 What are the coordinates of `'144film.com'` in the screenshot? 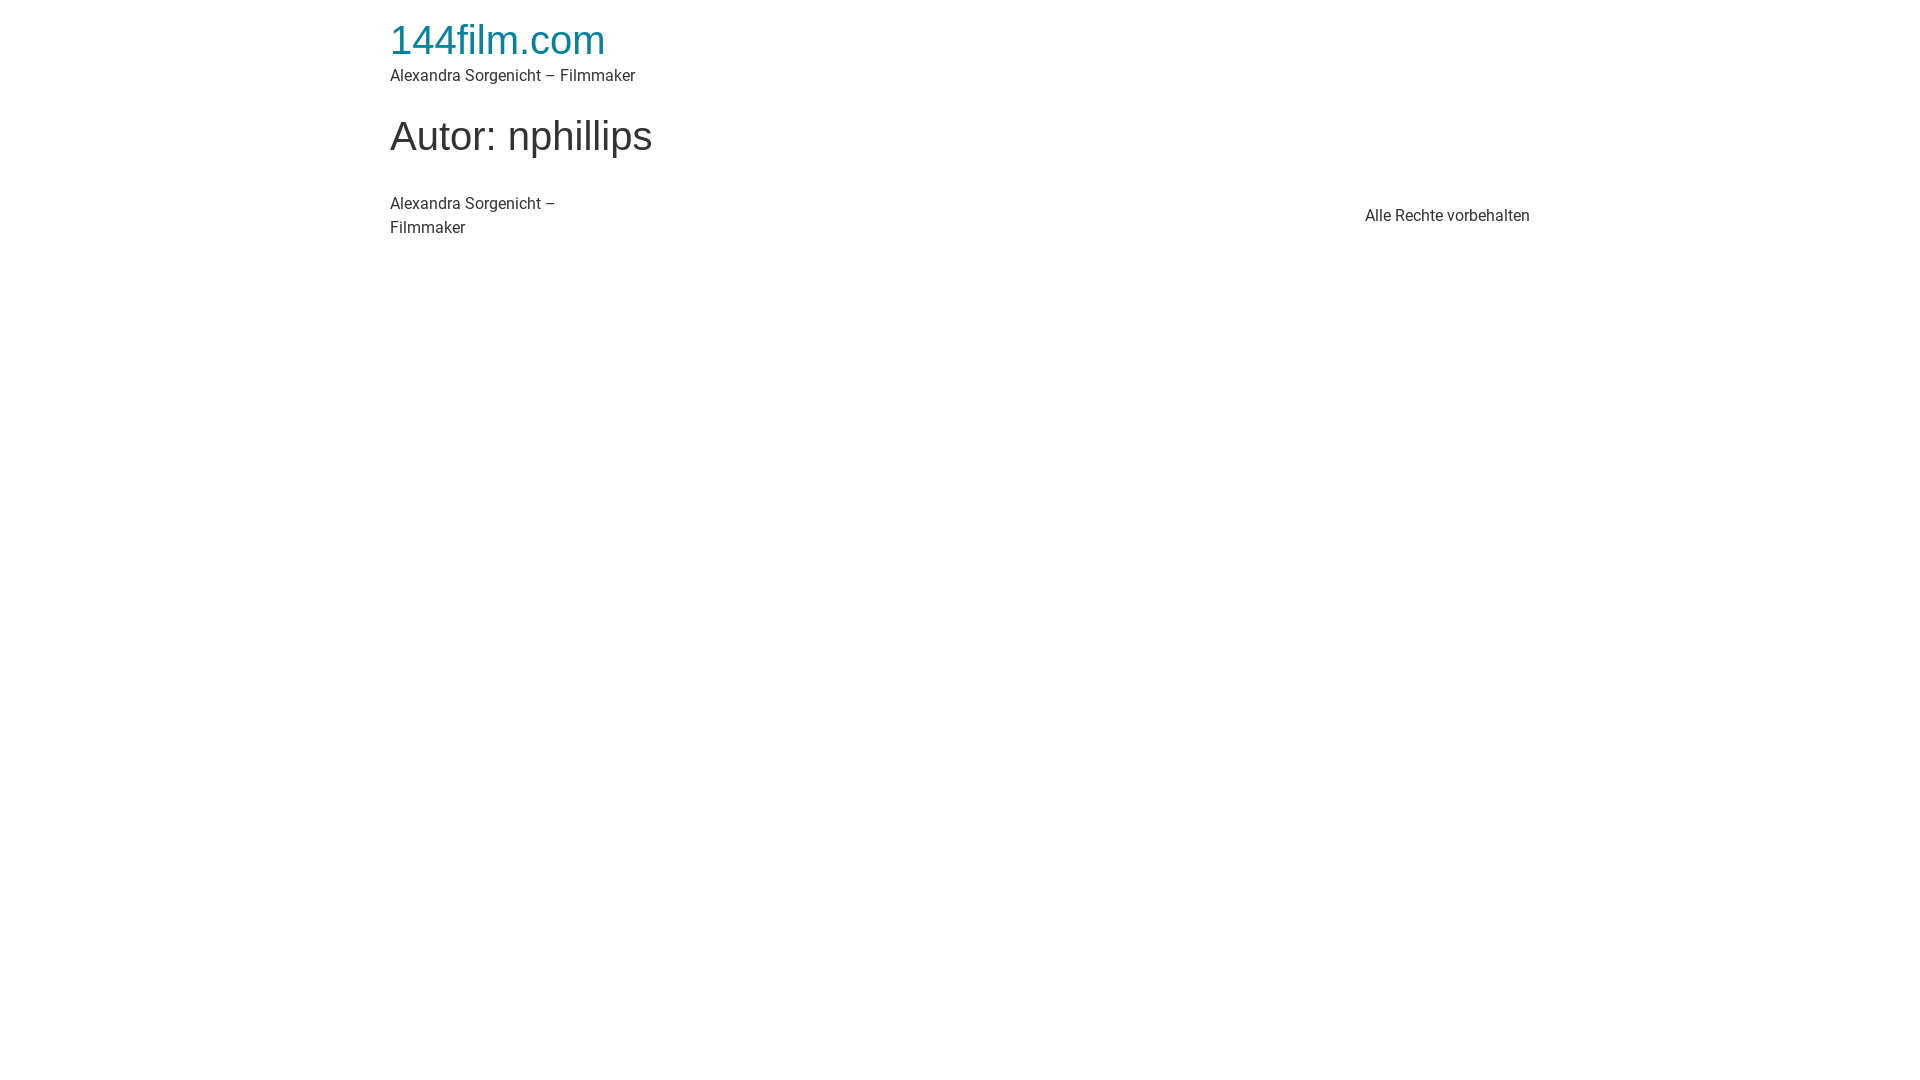 It's located at (498, 39).